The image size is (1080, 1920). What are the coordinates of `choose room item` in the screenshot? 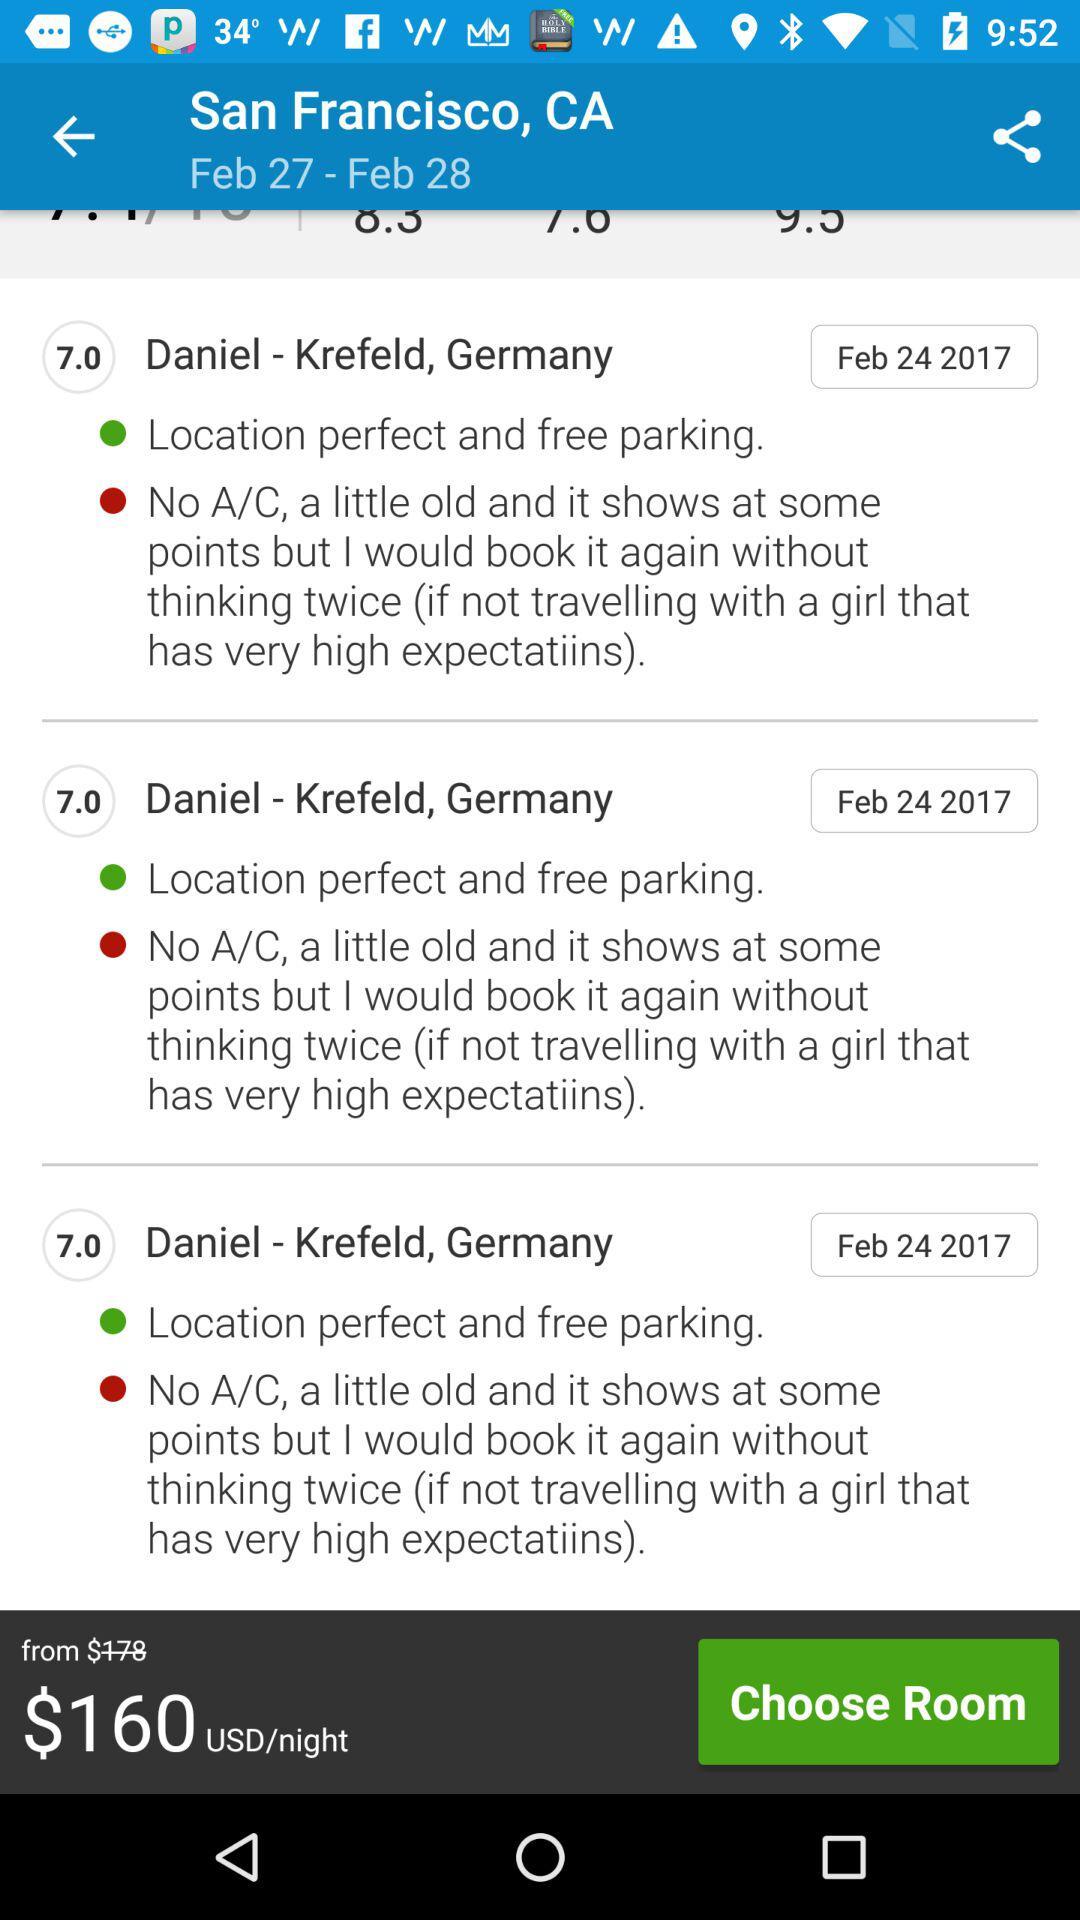 It's located at (877, 1700).